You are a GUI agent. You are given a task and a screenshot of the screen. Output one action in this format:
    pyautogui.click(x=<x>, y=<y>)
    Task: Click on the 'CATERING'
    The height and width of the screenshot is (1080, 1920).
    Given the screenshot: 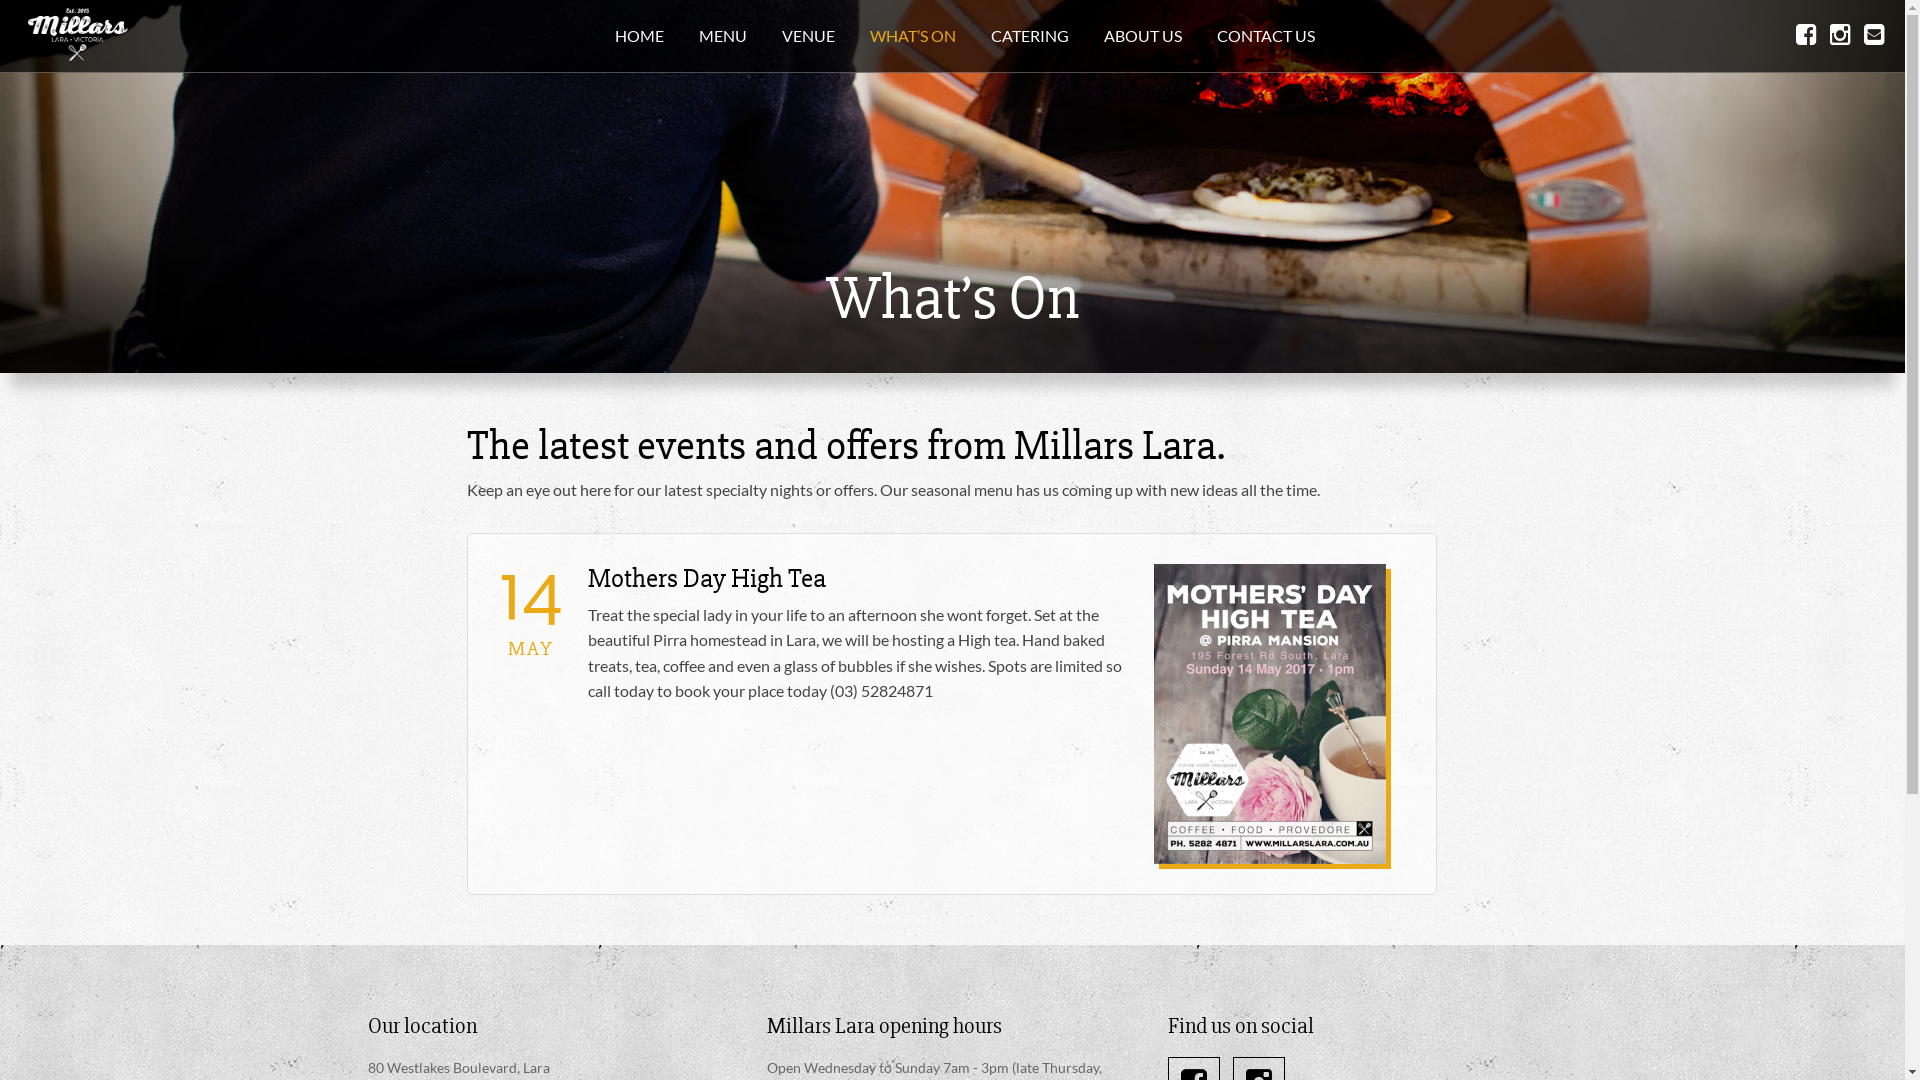 What is the action you would take?
    pyautogui.click(x=1030, y=35)
    